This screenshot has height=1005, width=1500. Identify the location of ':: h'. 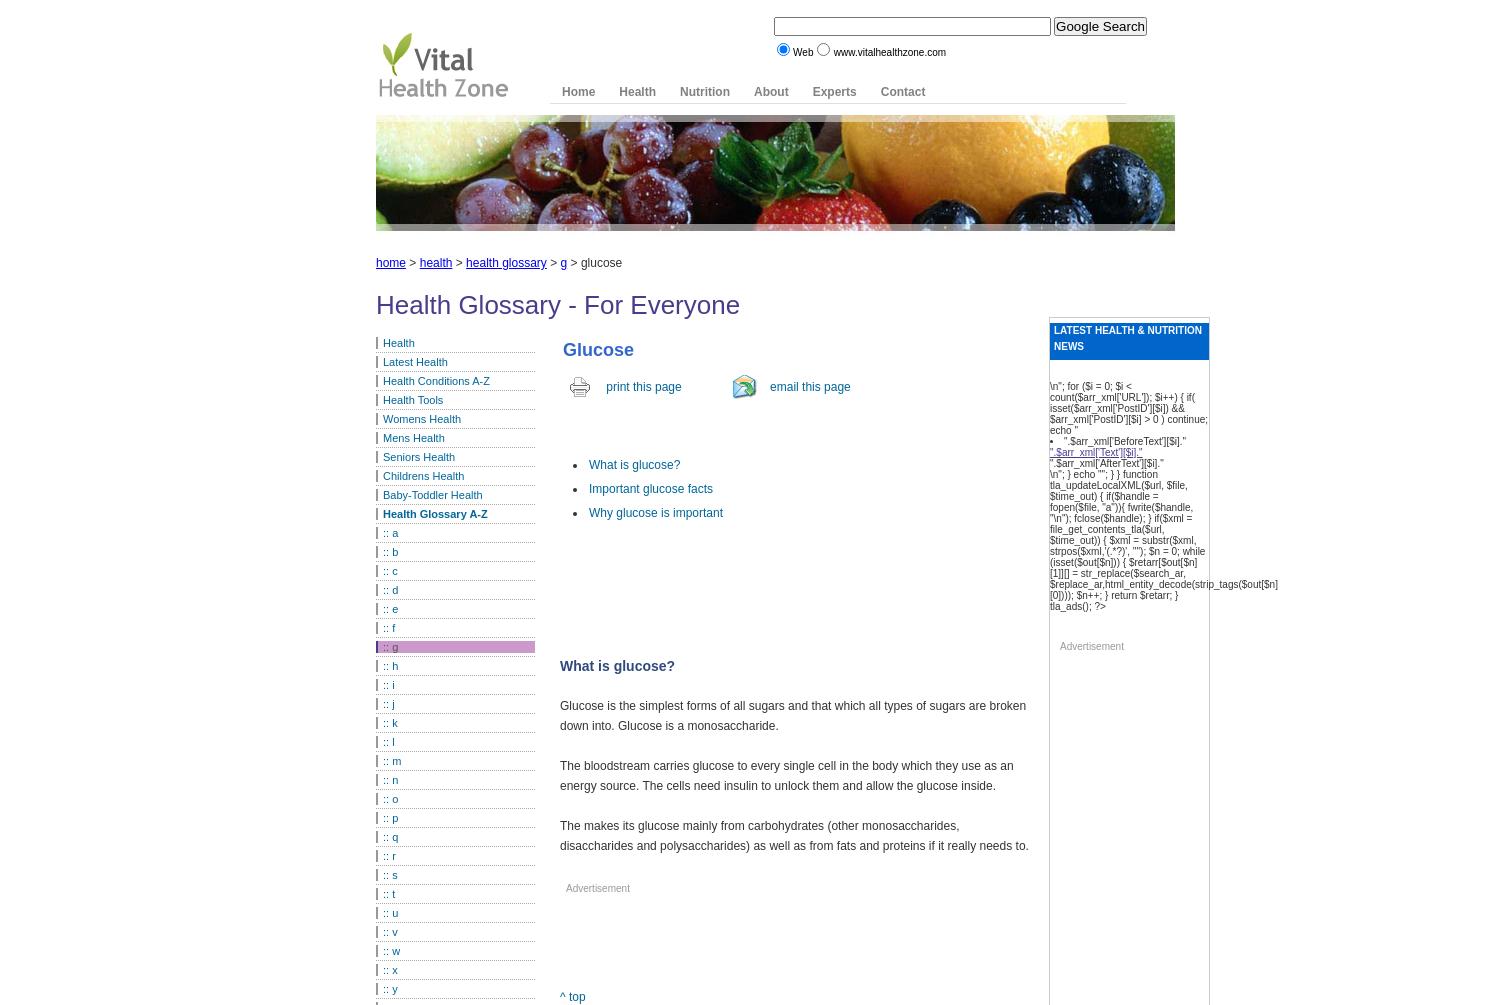
(390, 665).